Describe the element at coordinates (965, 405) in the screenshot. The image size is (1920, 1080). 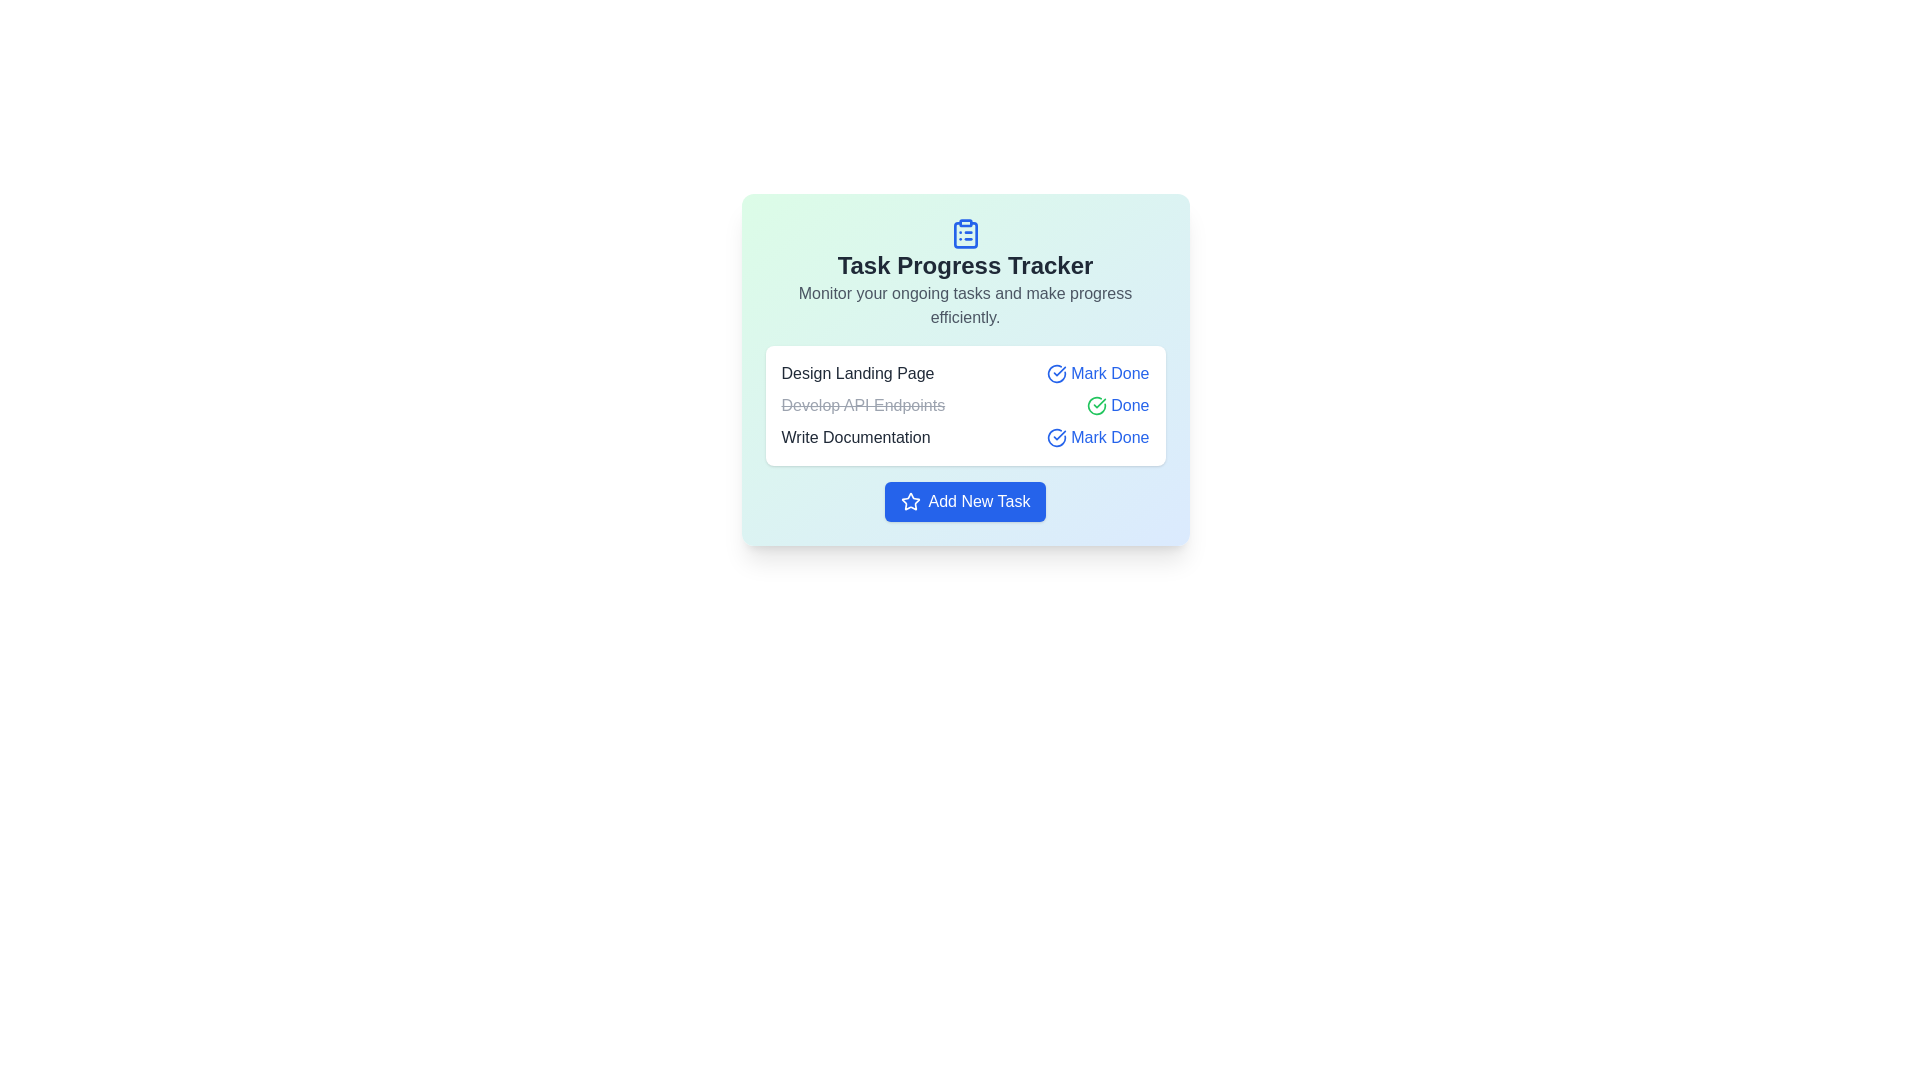
I see `the completed task name, 'Develop API Endpoints', which is the second item in the task list with a line-through effect and a 'Done' link` at that location.